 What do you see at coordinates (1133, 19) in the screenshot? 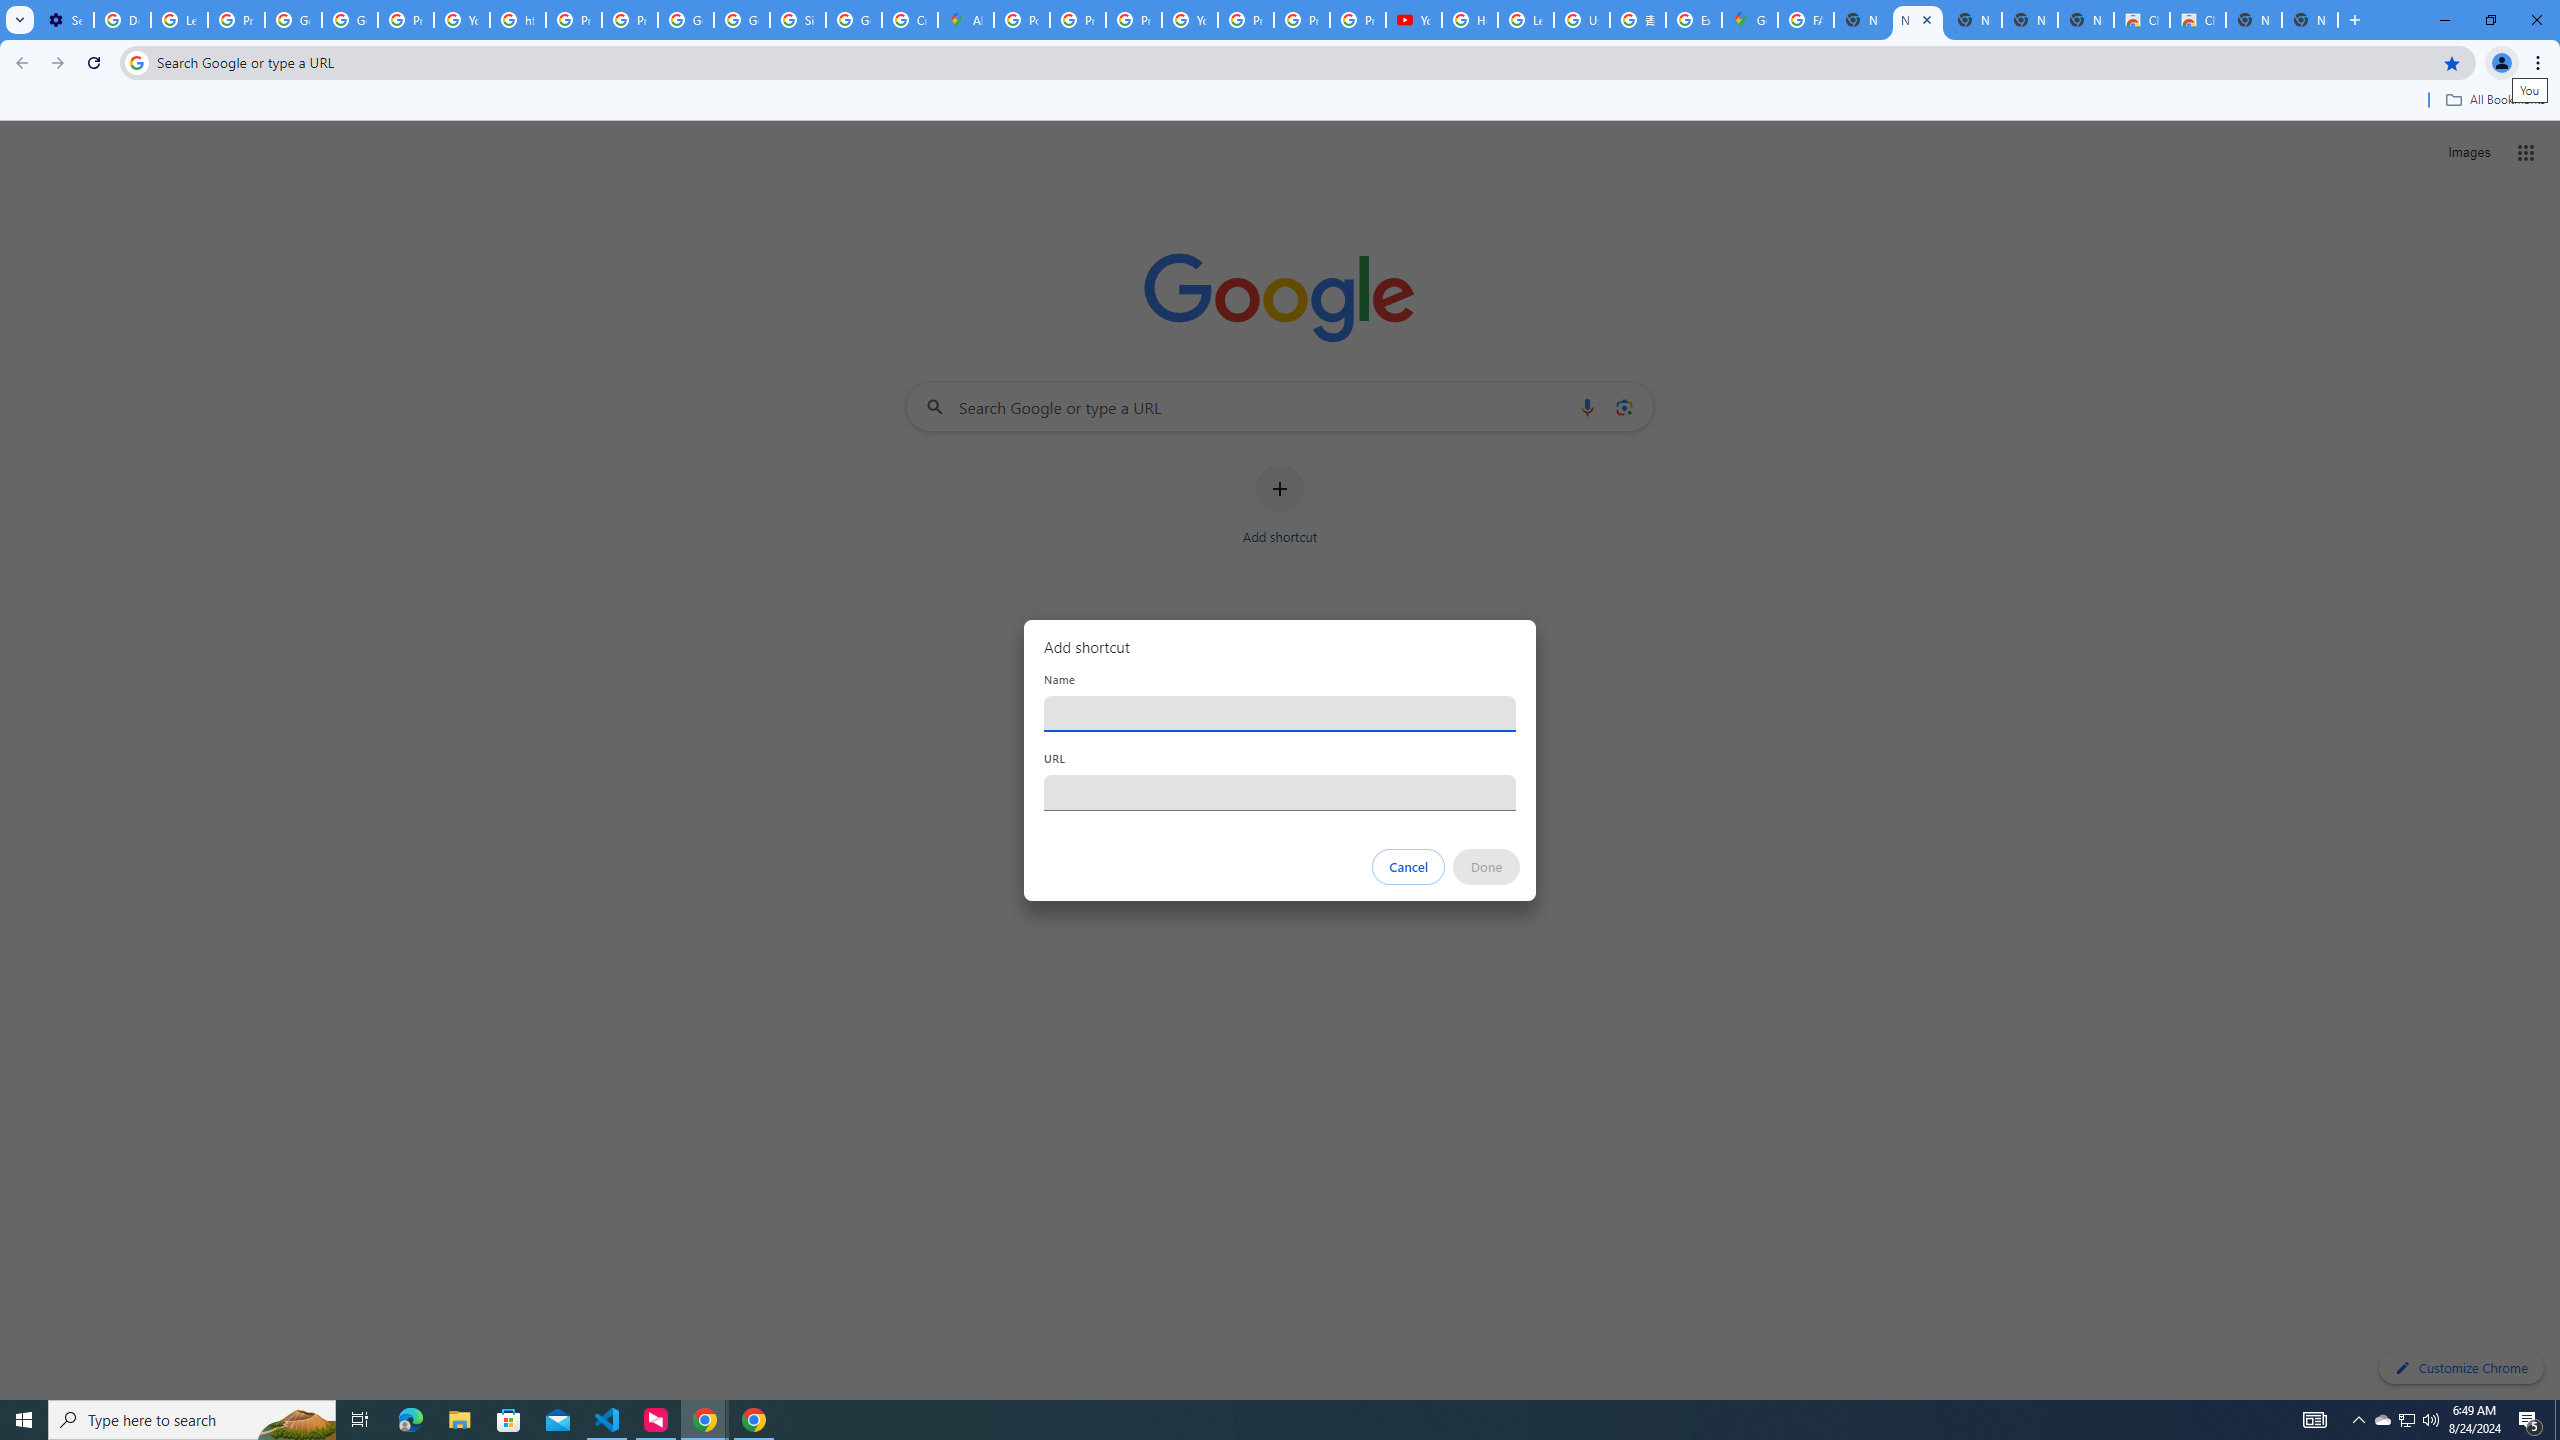
I see `'Privacy Help Center - Policies Help'` at bounding box center [1133, 19].